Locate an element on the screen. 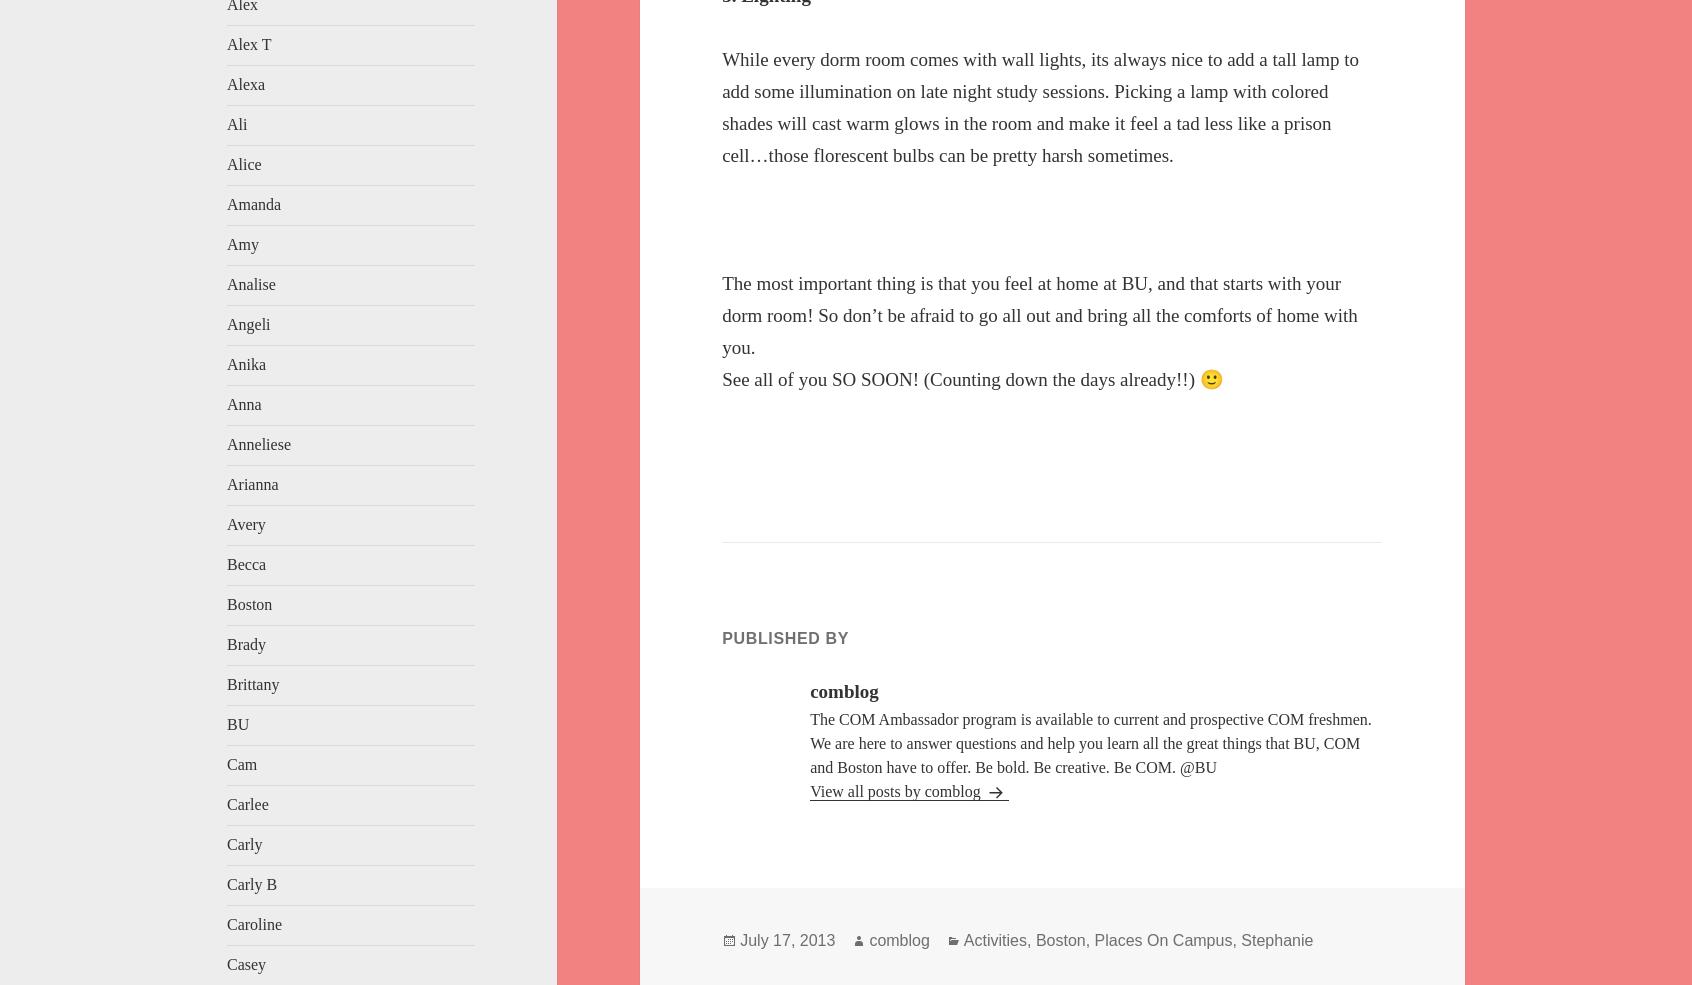  'Caroline' is located at coordinates (254, 924).